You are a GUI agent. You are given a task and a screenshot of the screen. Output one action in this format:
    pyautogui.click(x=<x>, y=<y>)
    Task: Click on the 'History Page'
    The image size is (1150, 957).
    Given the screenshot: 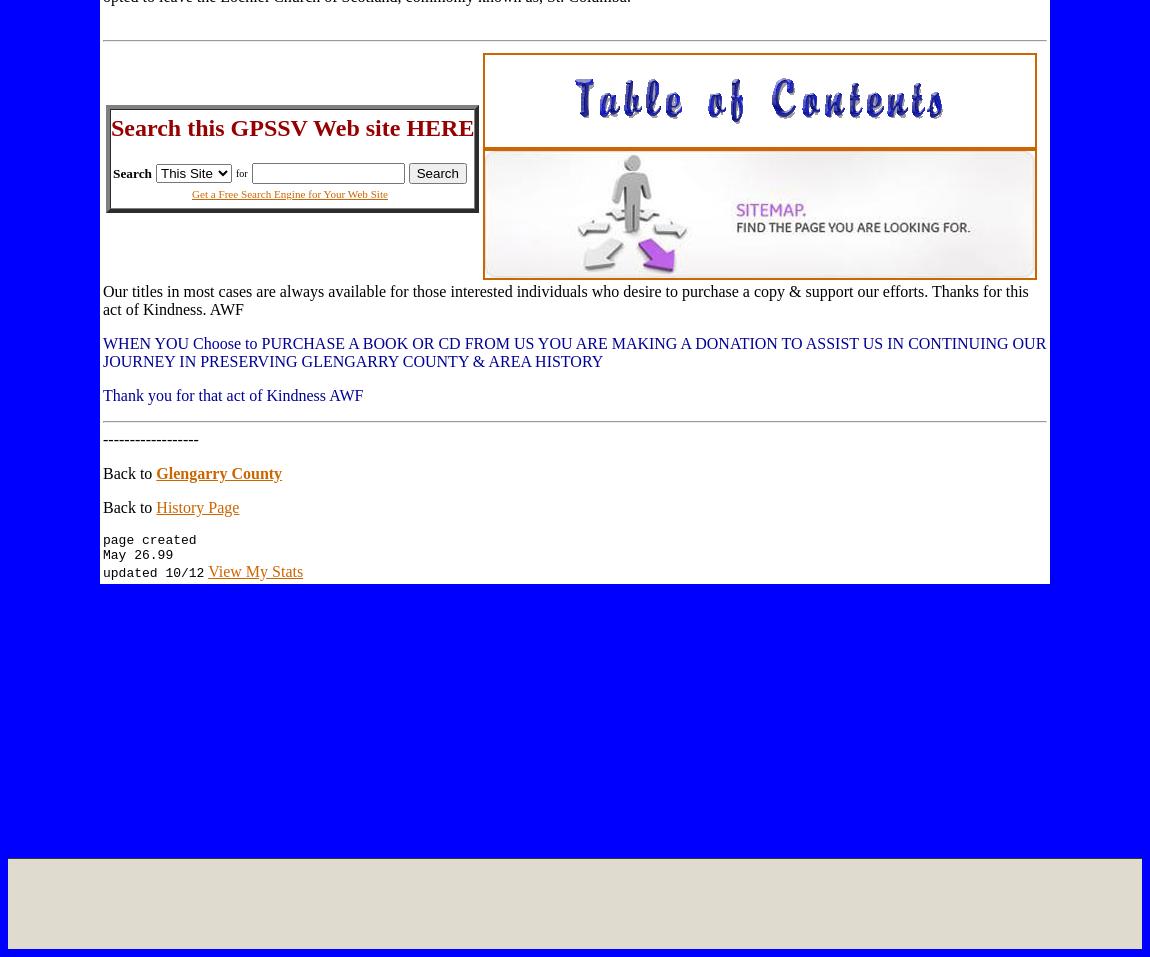 What is the action you would take?
    pyautogui.click(x=155, y=507)
    